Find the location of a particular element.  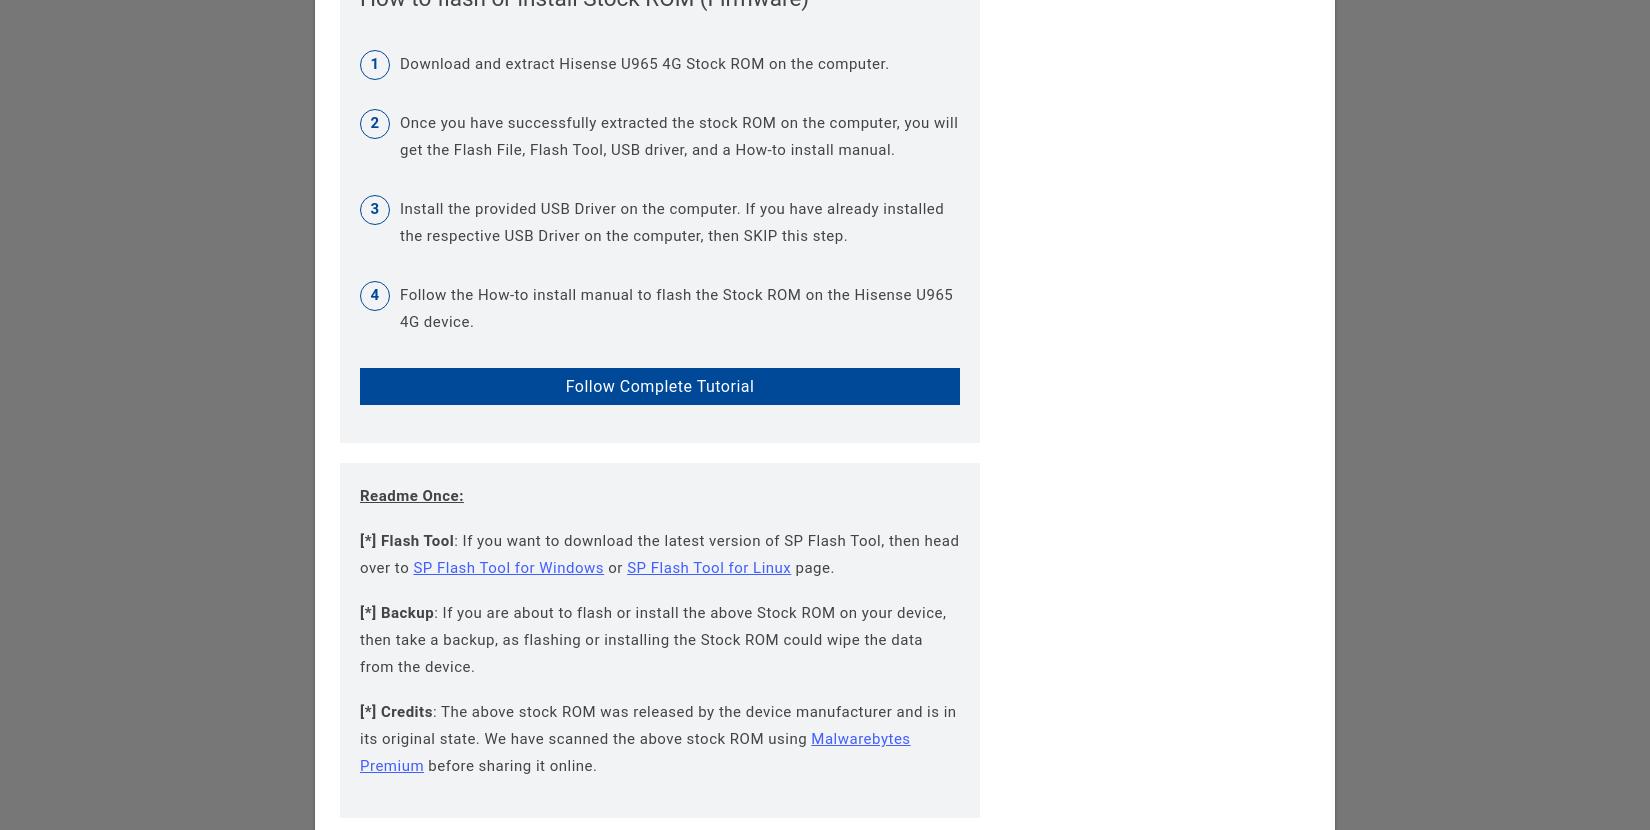

'Follow Complete Tutorial' is located at coordinates (658, 385).